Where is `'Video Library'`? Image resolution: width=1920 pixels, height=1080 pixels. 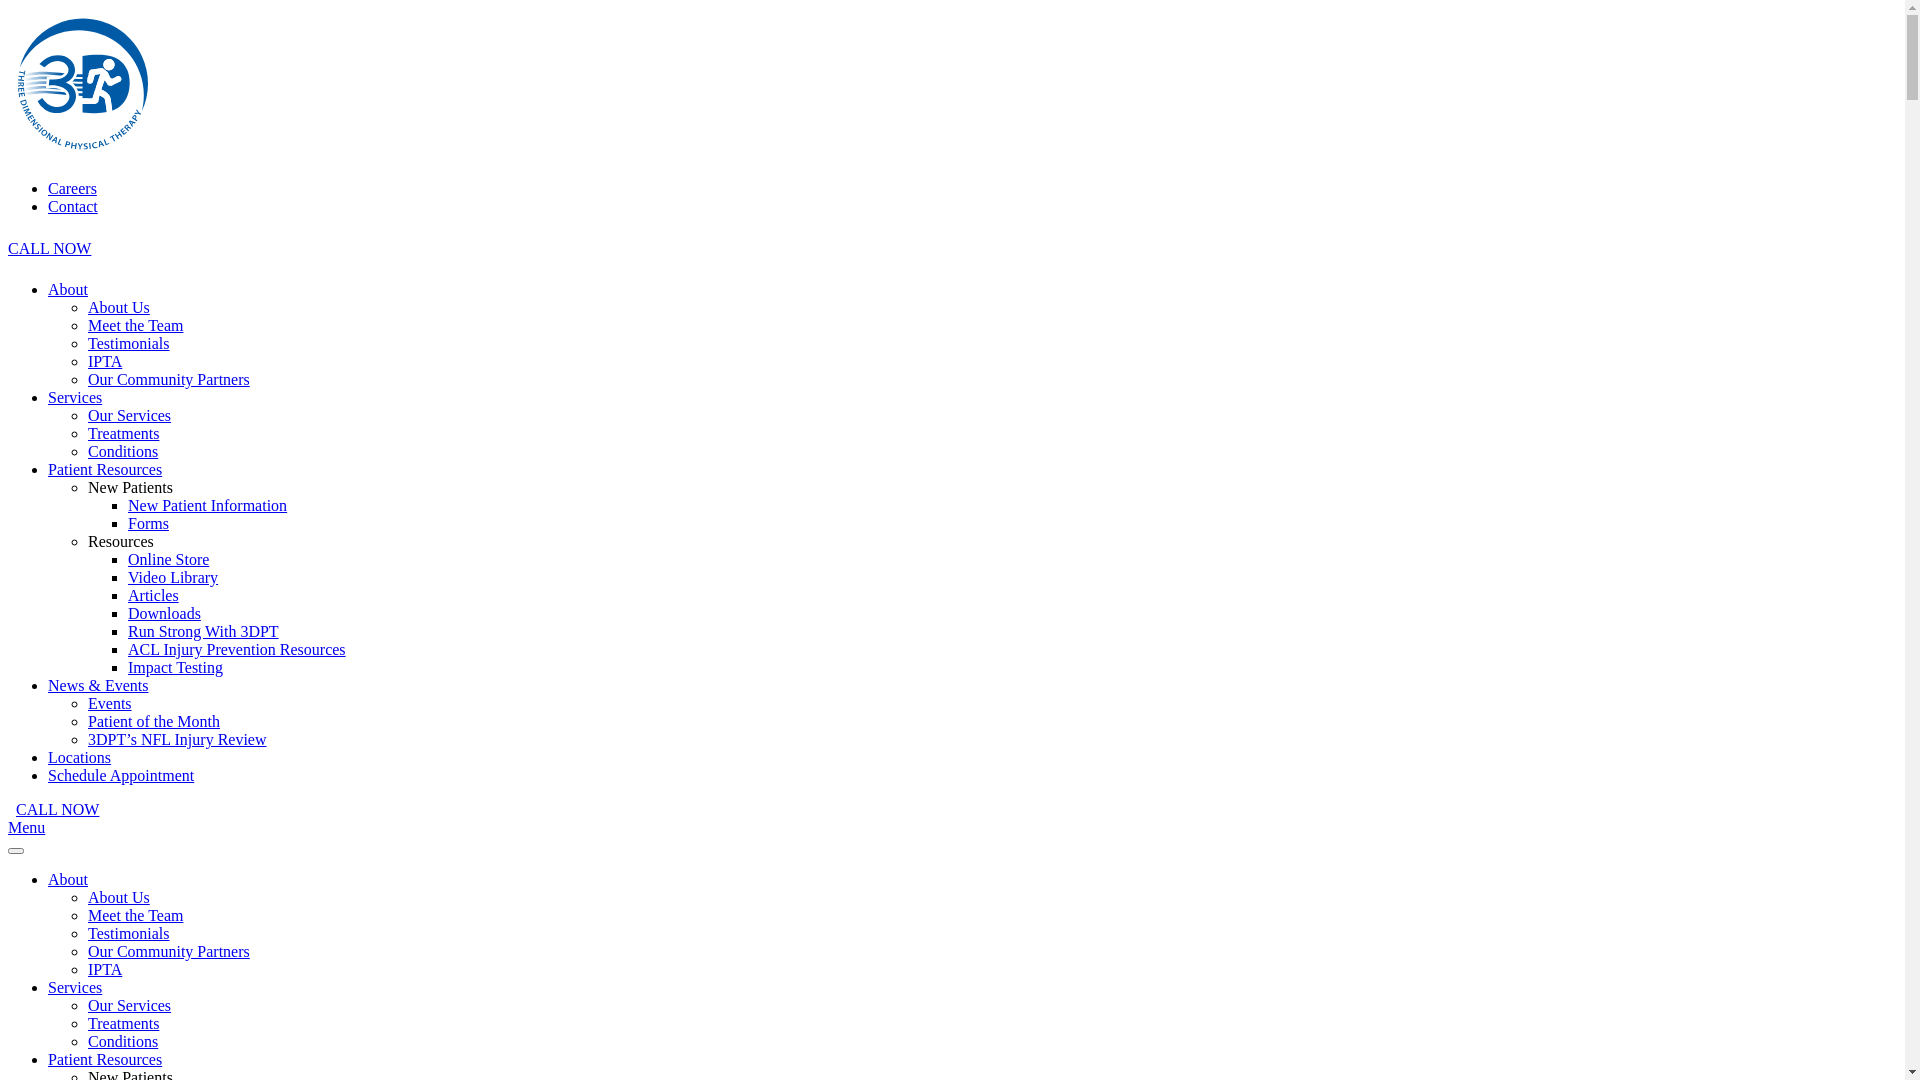 'Video Library' is located at coordinates (172, 577).